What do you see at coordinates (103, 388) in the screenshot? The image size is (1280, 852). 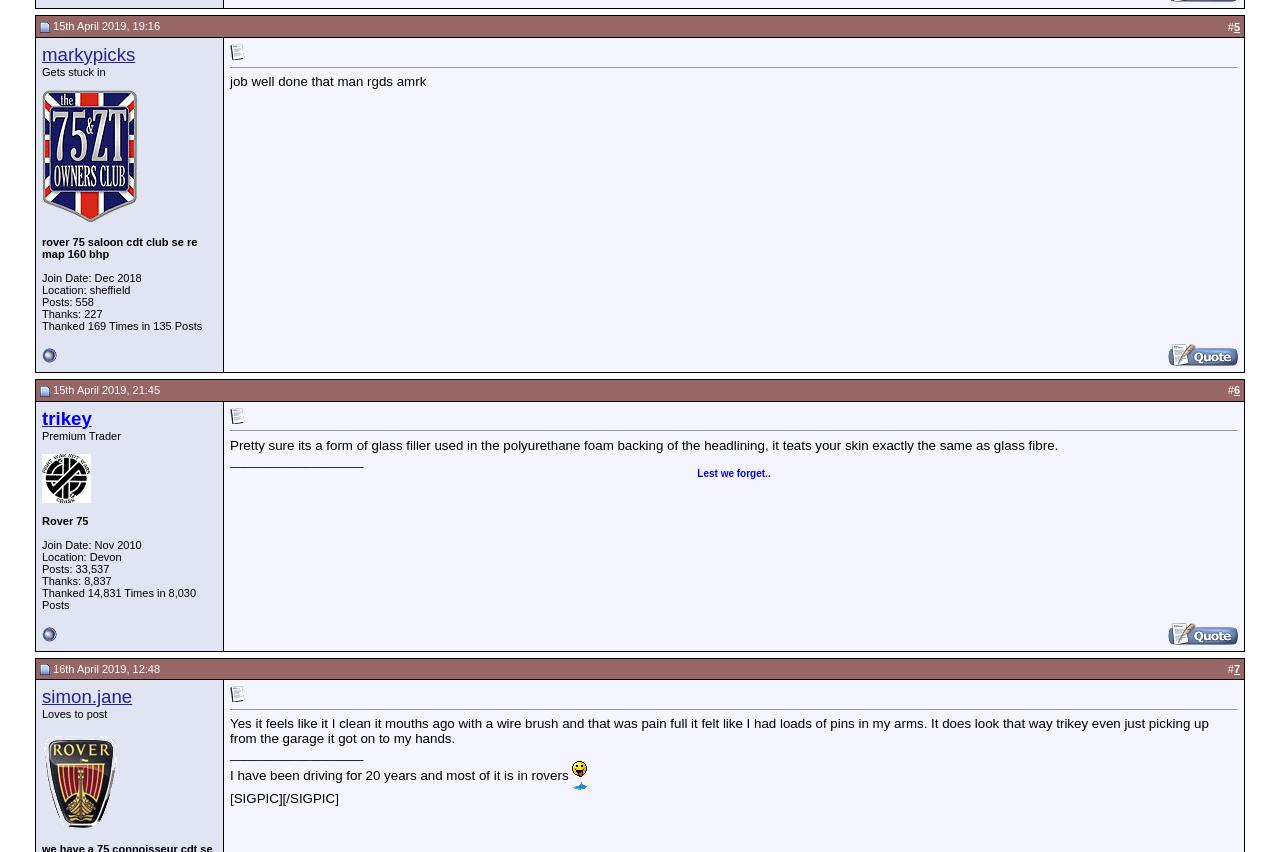 I see `'15th April 2019, 21:45'` at bounding box center [103, 388].